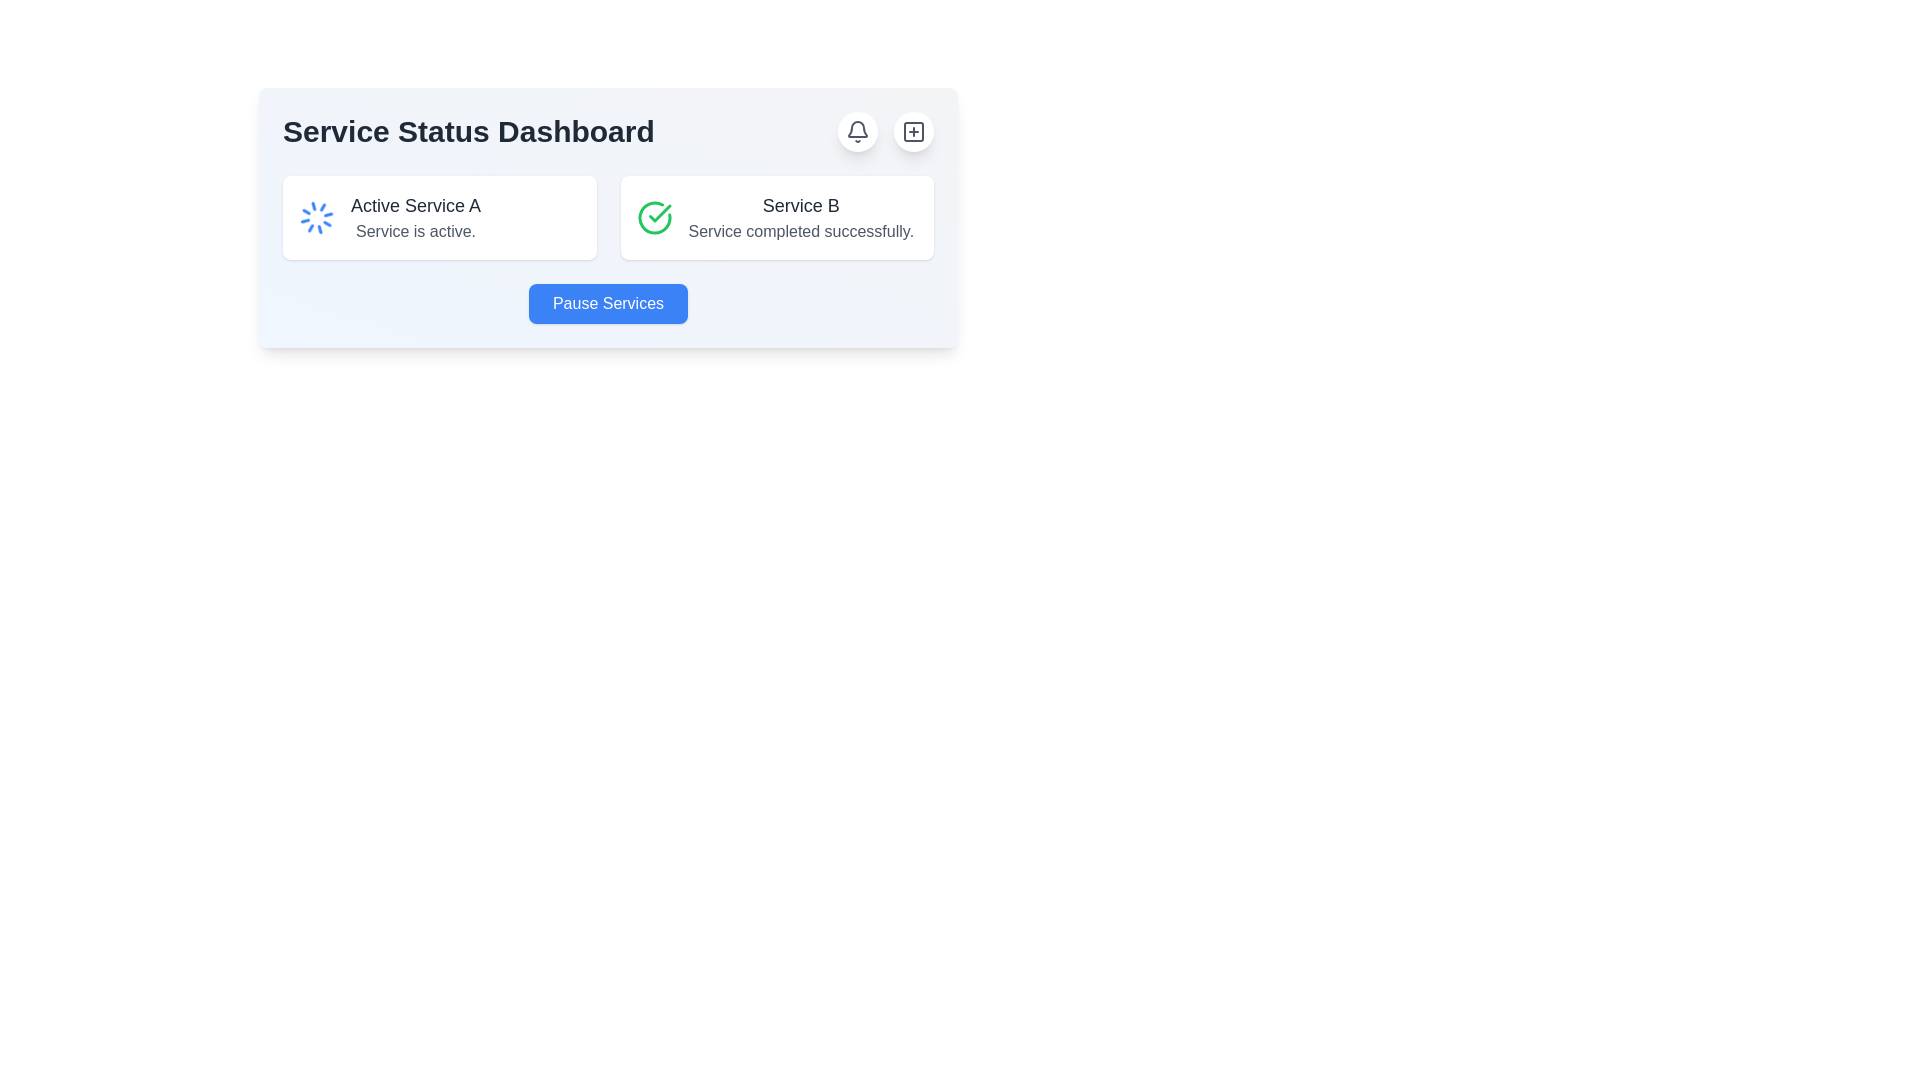  What do you see at coordinates (659, 213) in the screenshot?
I see `the green check-mark icon located in the top right of the 'Service B' status card on the dashboard` at bounding box center [659, 213].